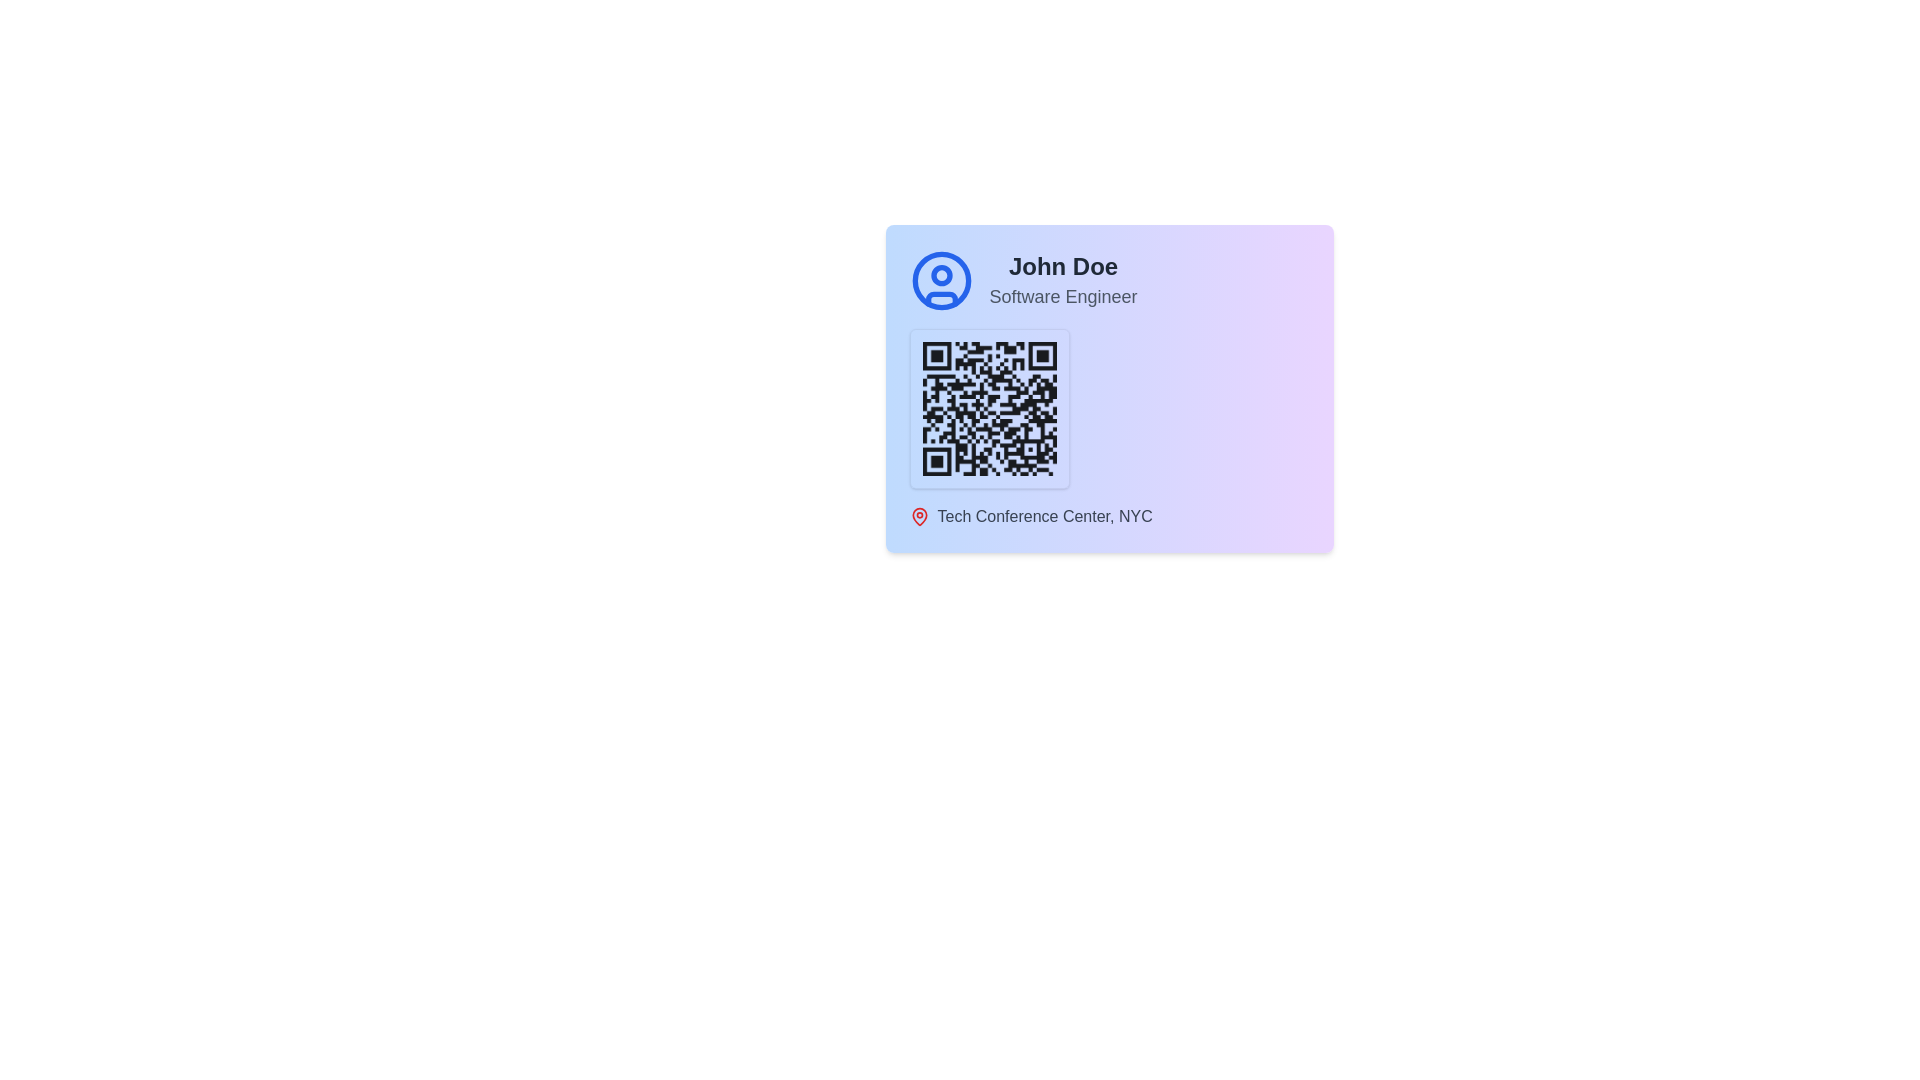  Describe the element at coordinates (1062, 297) in the screenshot. I see `the text label reading 'Software Engineer', which is a light gray colored label positioned below 'John Doe'` at that location.